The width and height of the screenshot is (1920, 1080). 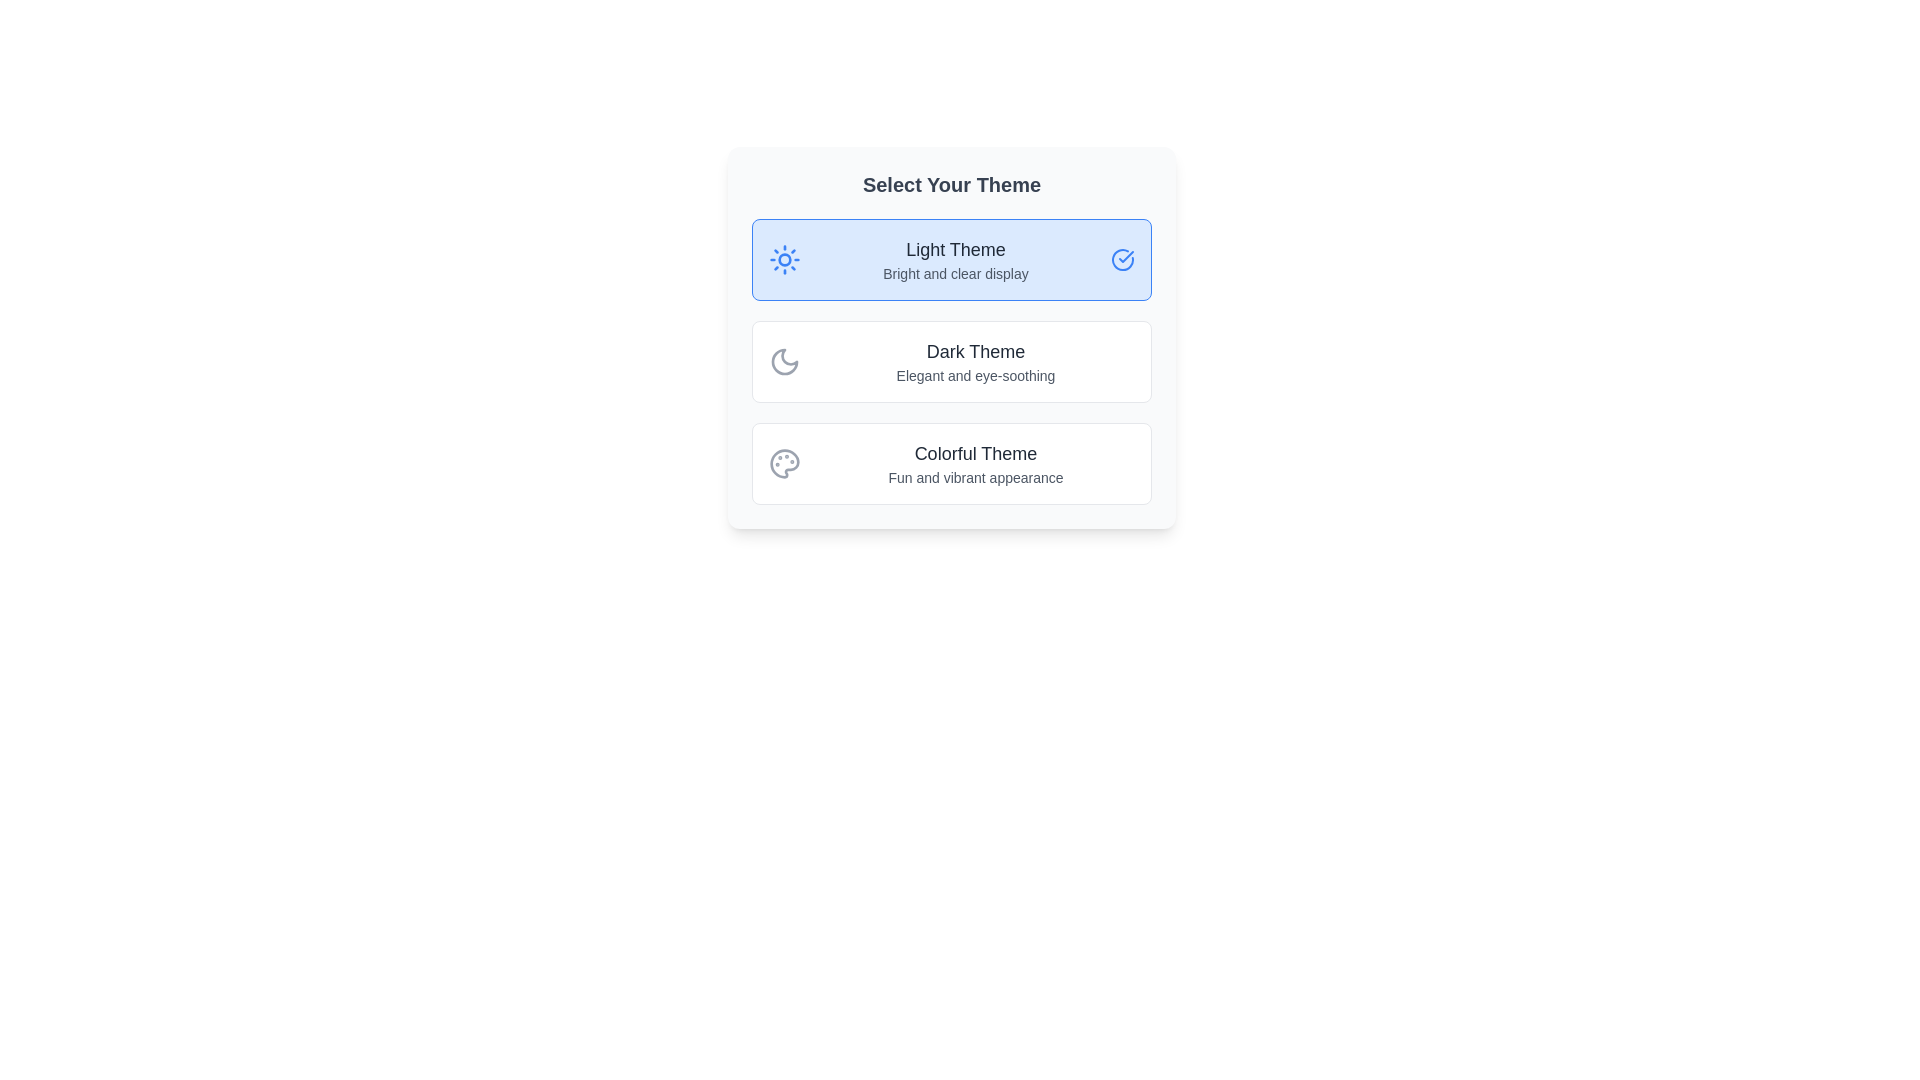 I want to click on the descriptive text component that provides information about the 'Colorful Theme' option, located below the 'Dark Theme' card in the theme selection interface, so click(x=975, y=463).